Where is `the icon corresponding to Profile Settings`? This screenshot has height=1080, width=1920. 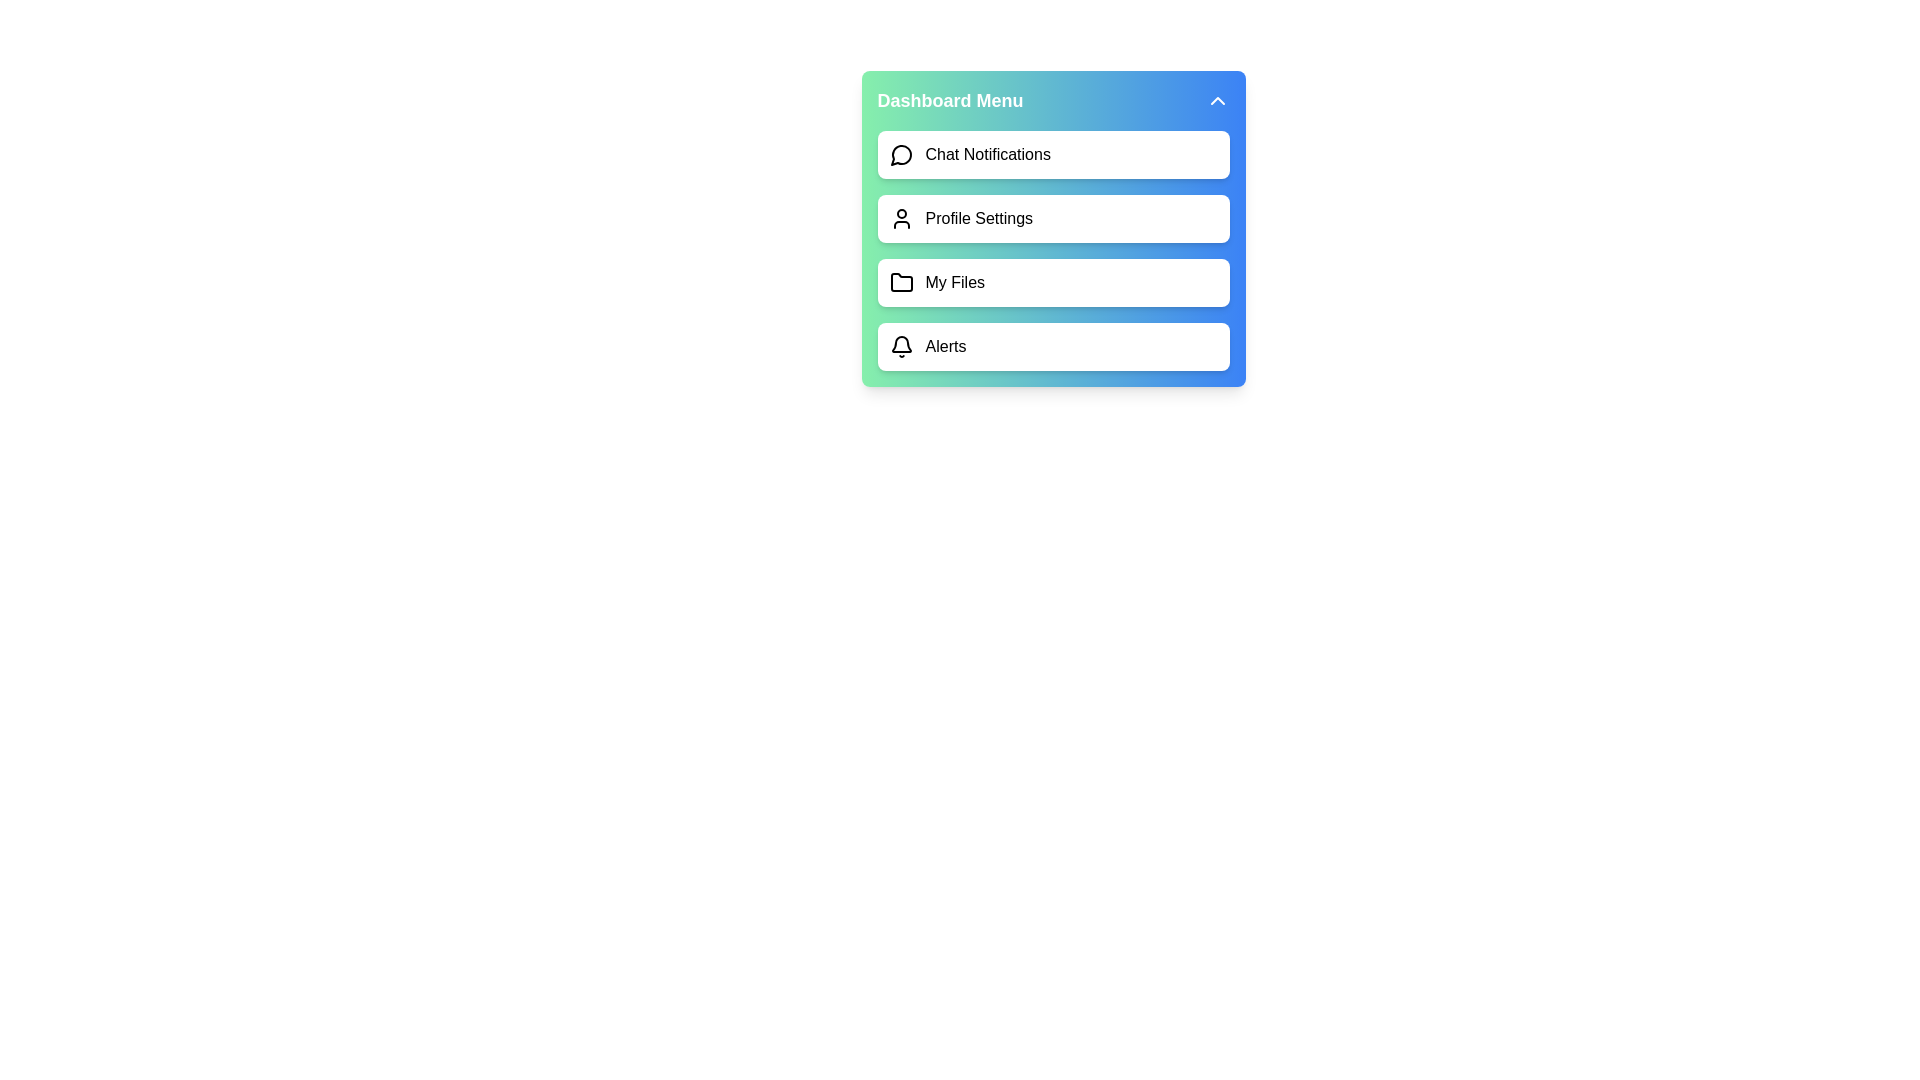 the icon corresponding to Profile Settings is located at coordinates (900, 219).